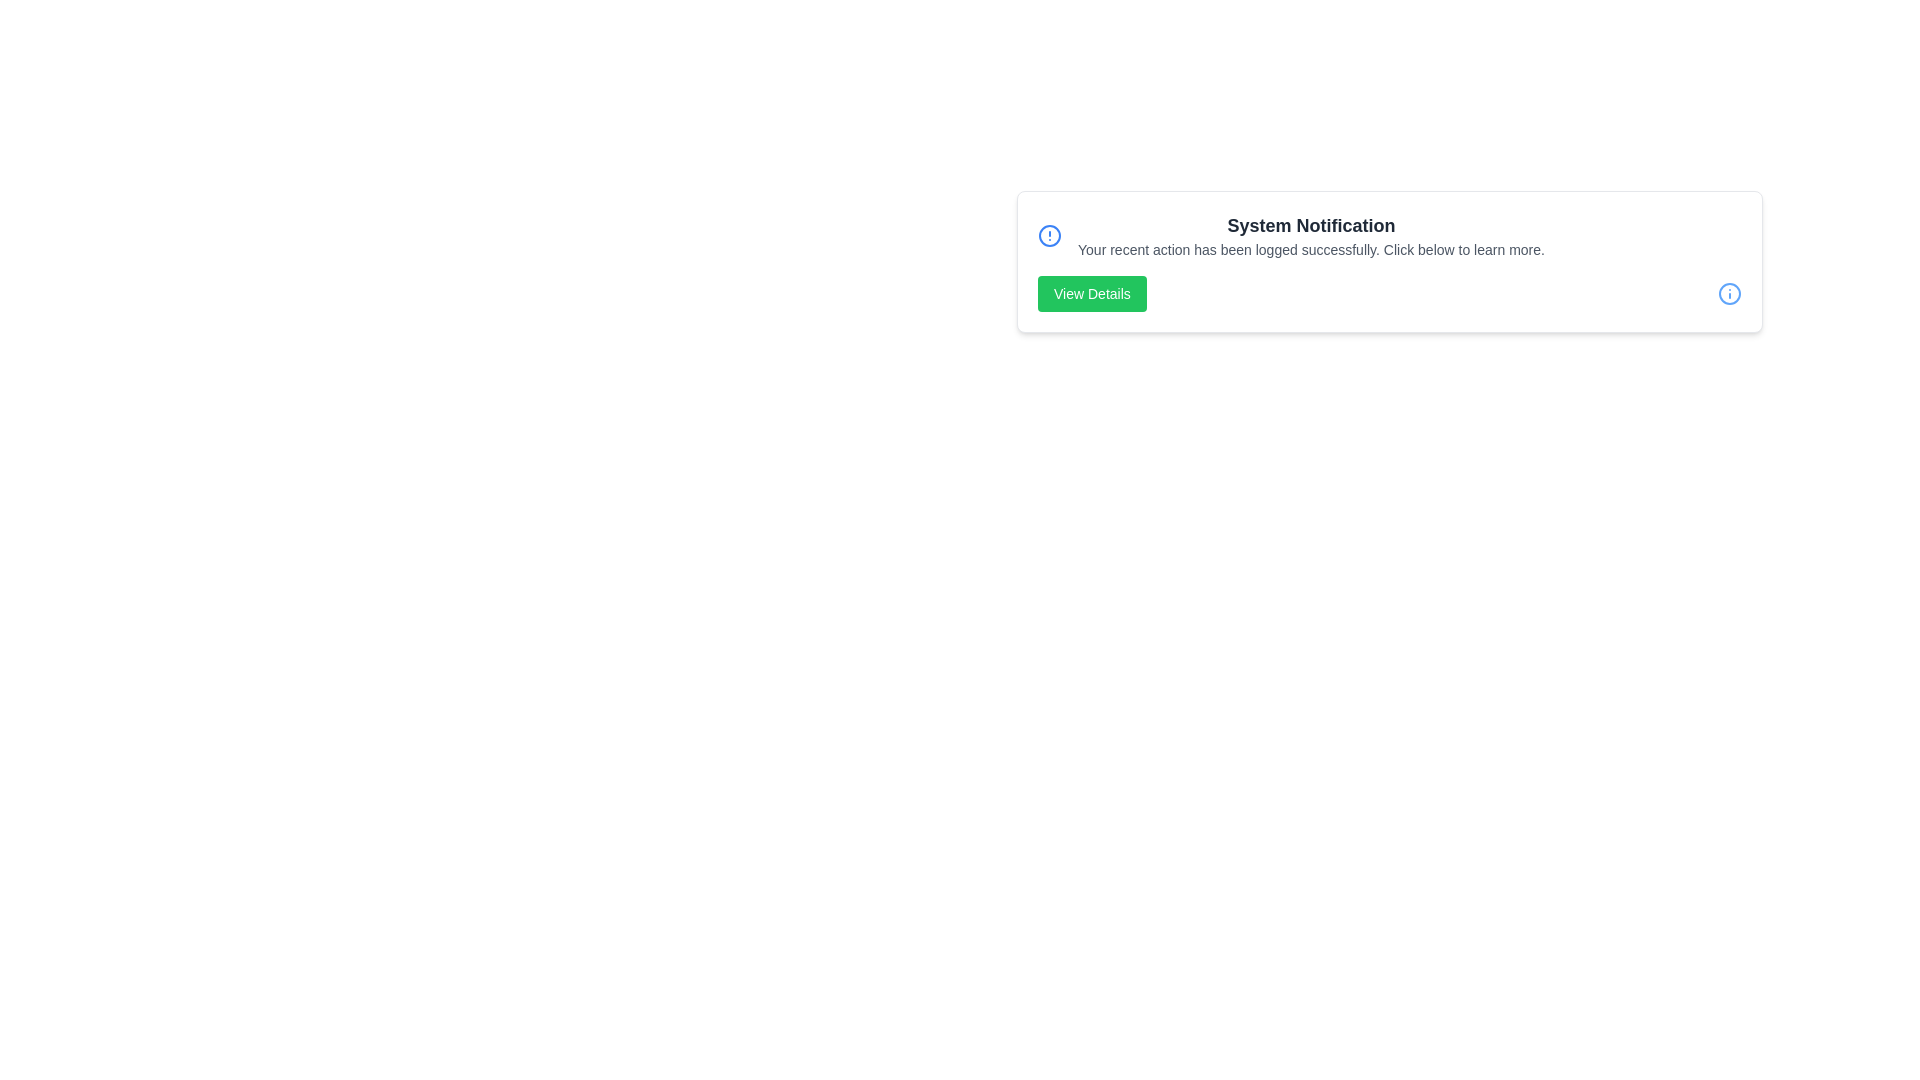 Image resolution: width=1920 pixels, height=1080 pixels. What do you see at coordinates (1077, 238) in the screenshot?
I see `the text 'Your recent action has been logged successfully. Click below to learn more.'` at bounding box center [1077, 238].